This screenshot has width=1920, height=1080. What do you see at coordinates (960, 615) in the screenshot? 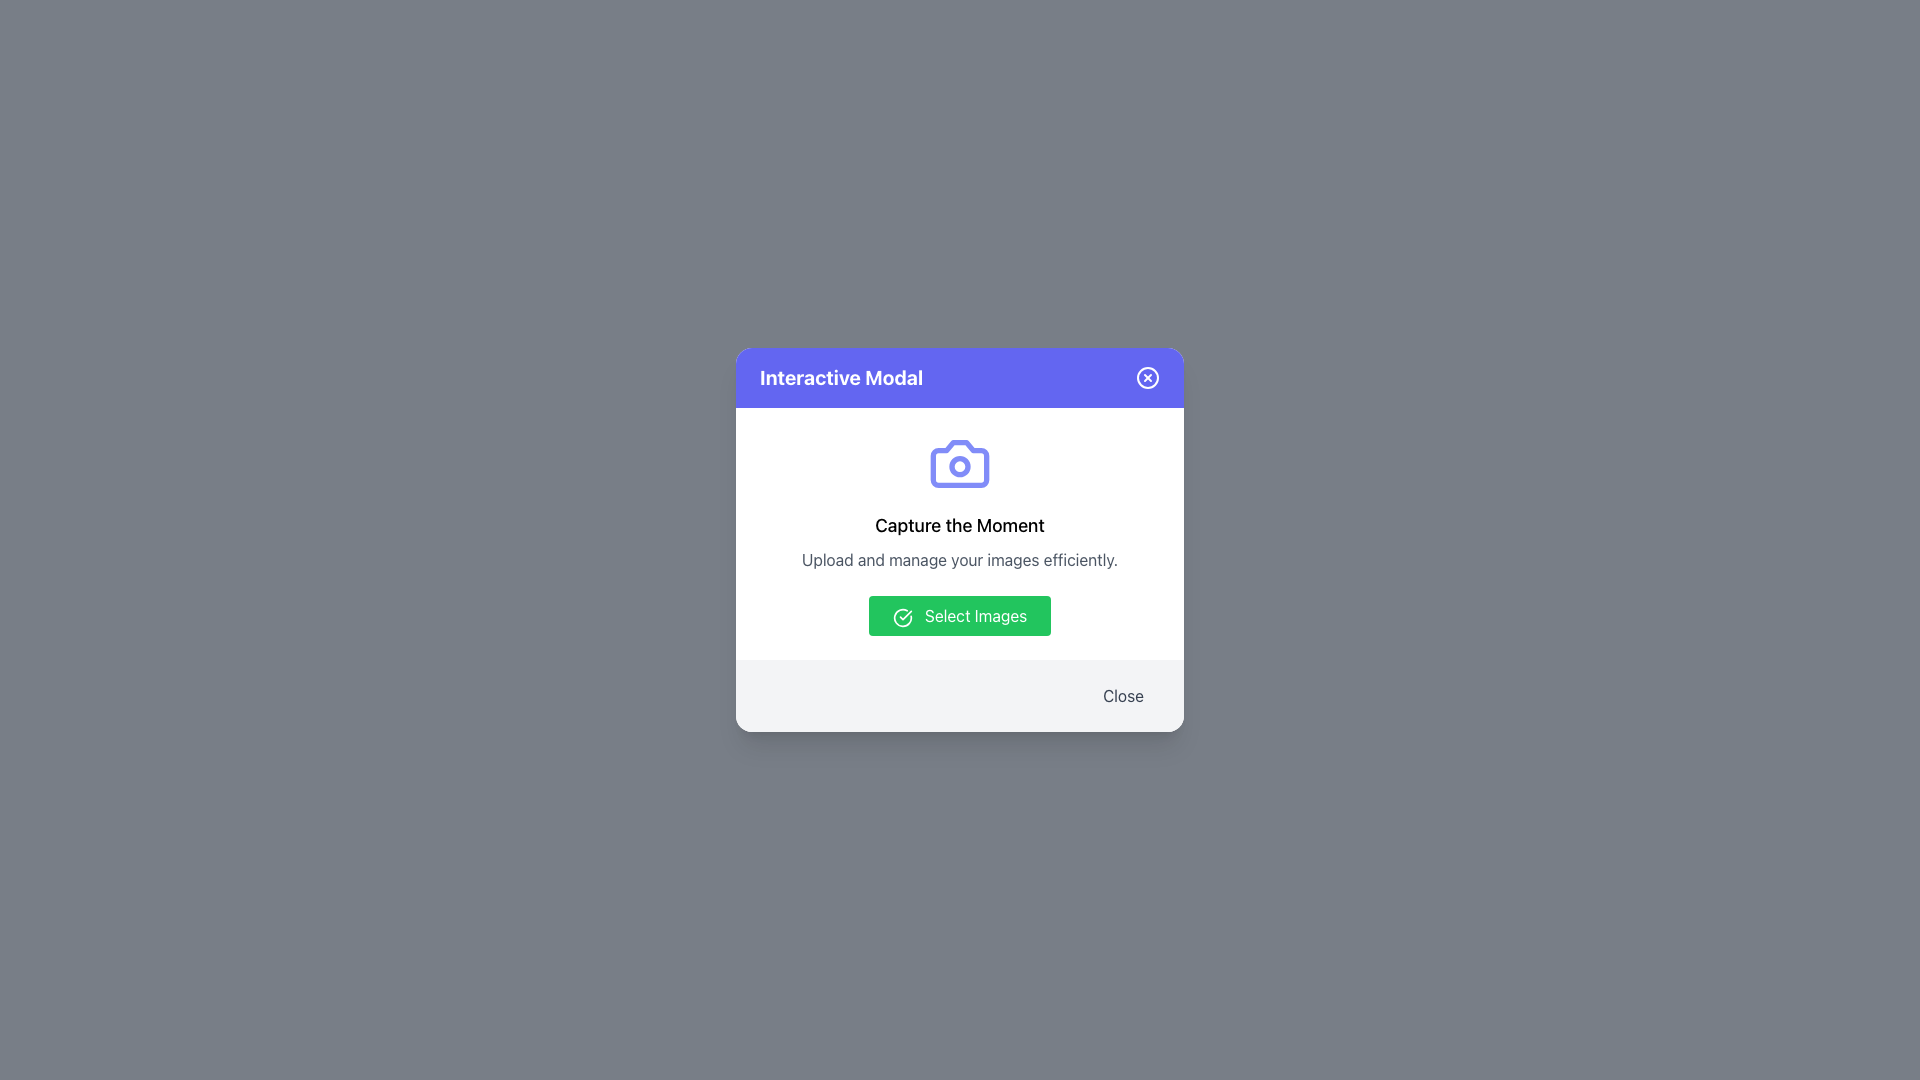
I see `the 'Select Images' button, which is a green rectangular button with rounded corners and contains a checkmark icon` at bounding box center [960, 615].